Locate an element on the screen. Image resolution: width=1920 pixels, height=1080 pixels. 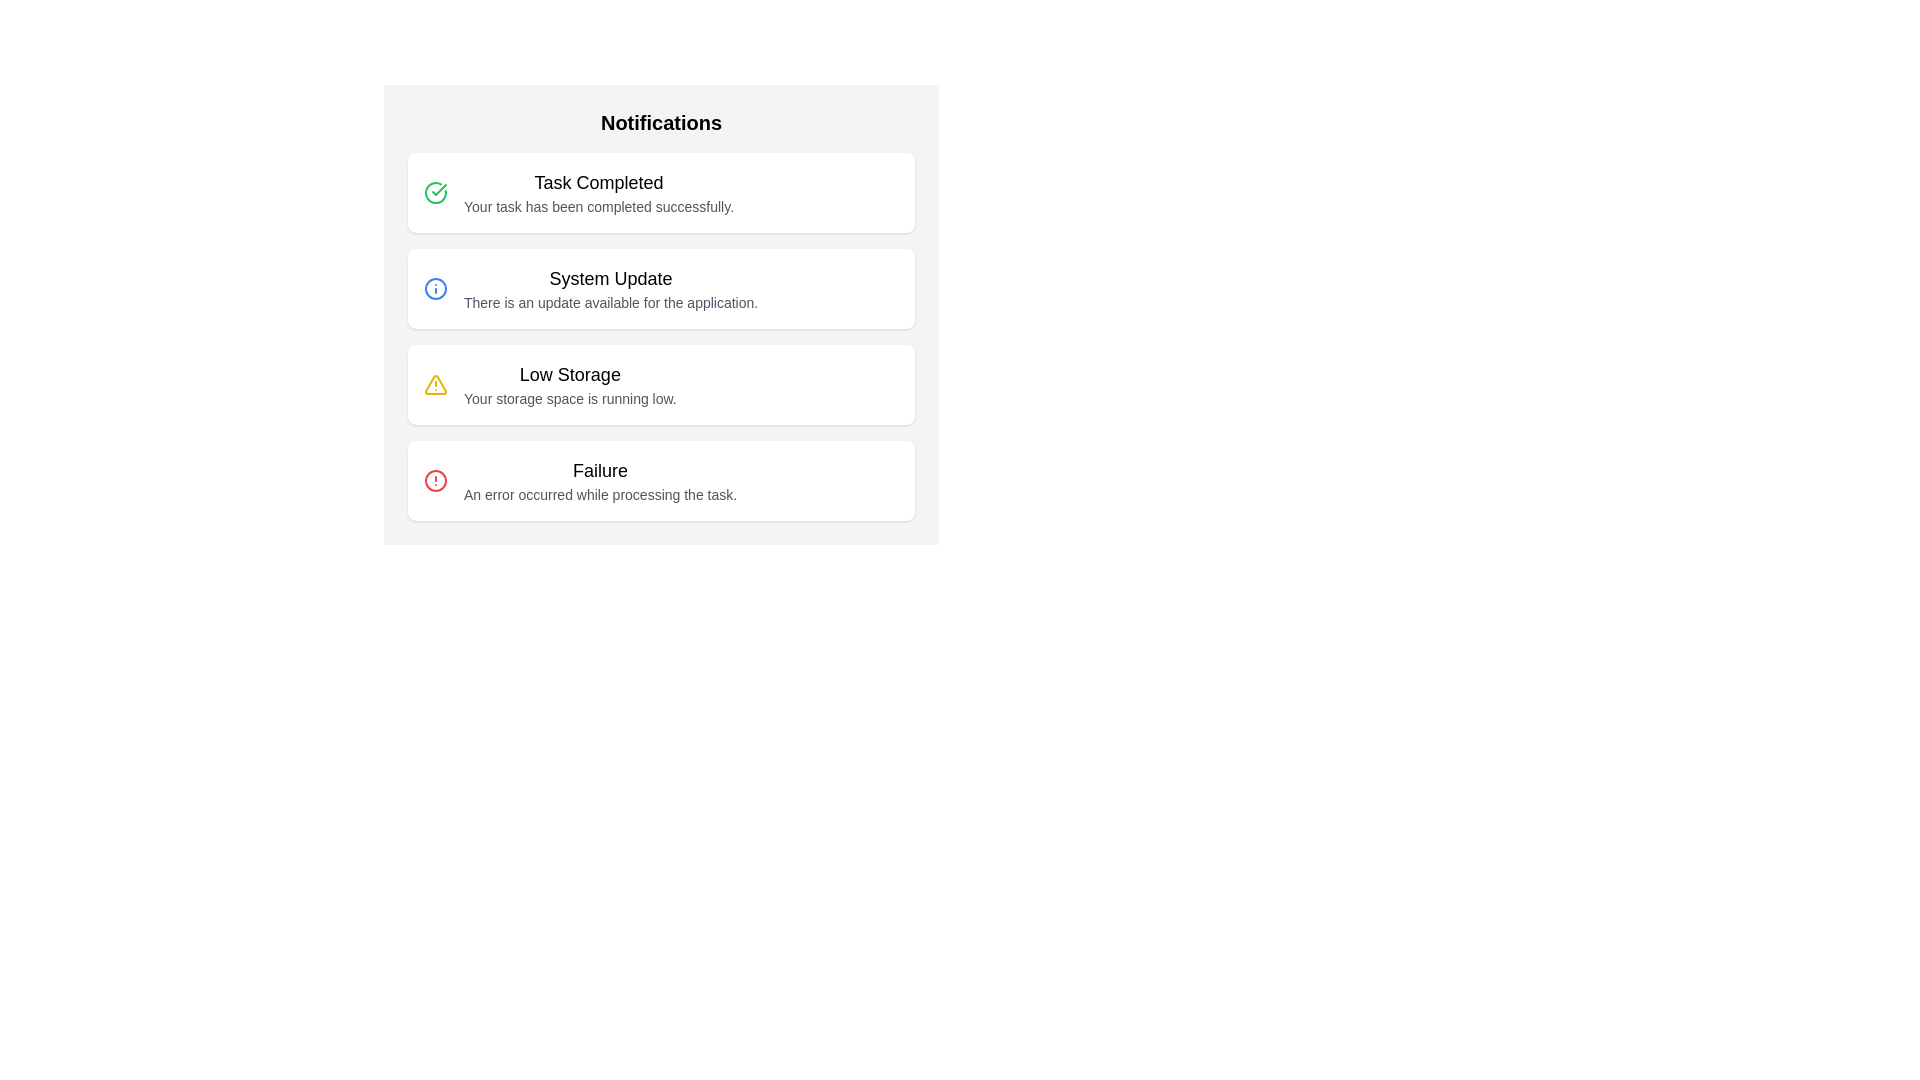
the bold 'Task Completed' text label, which is positioned at the top left corner of the notification card indicating task completion is located at coordinates (598, 182).